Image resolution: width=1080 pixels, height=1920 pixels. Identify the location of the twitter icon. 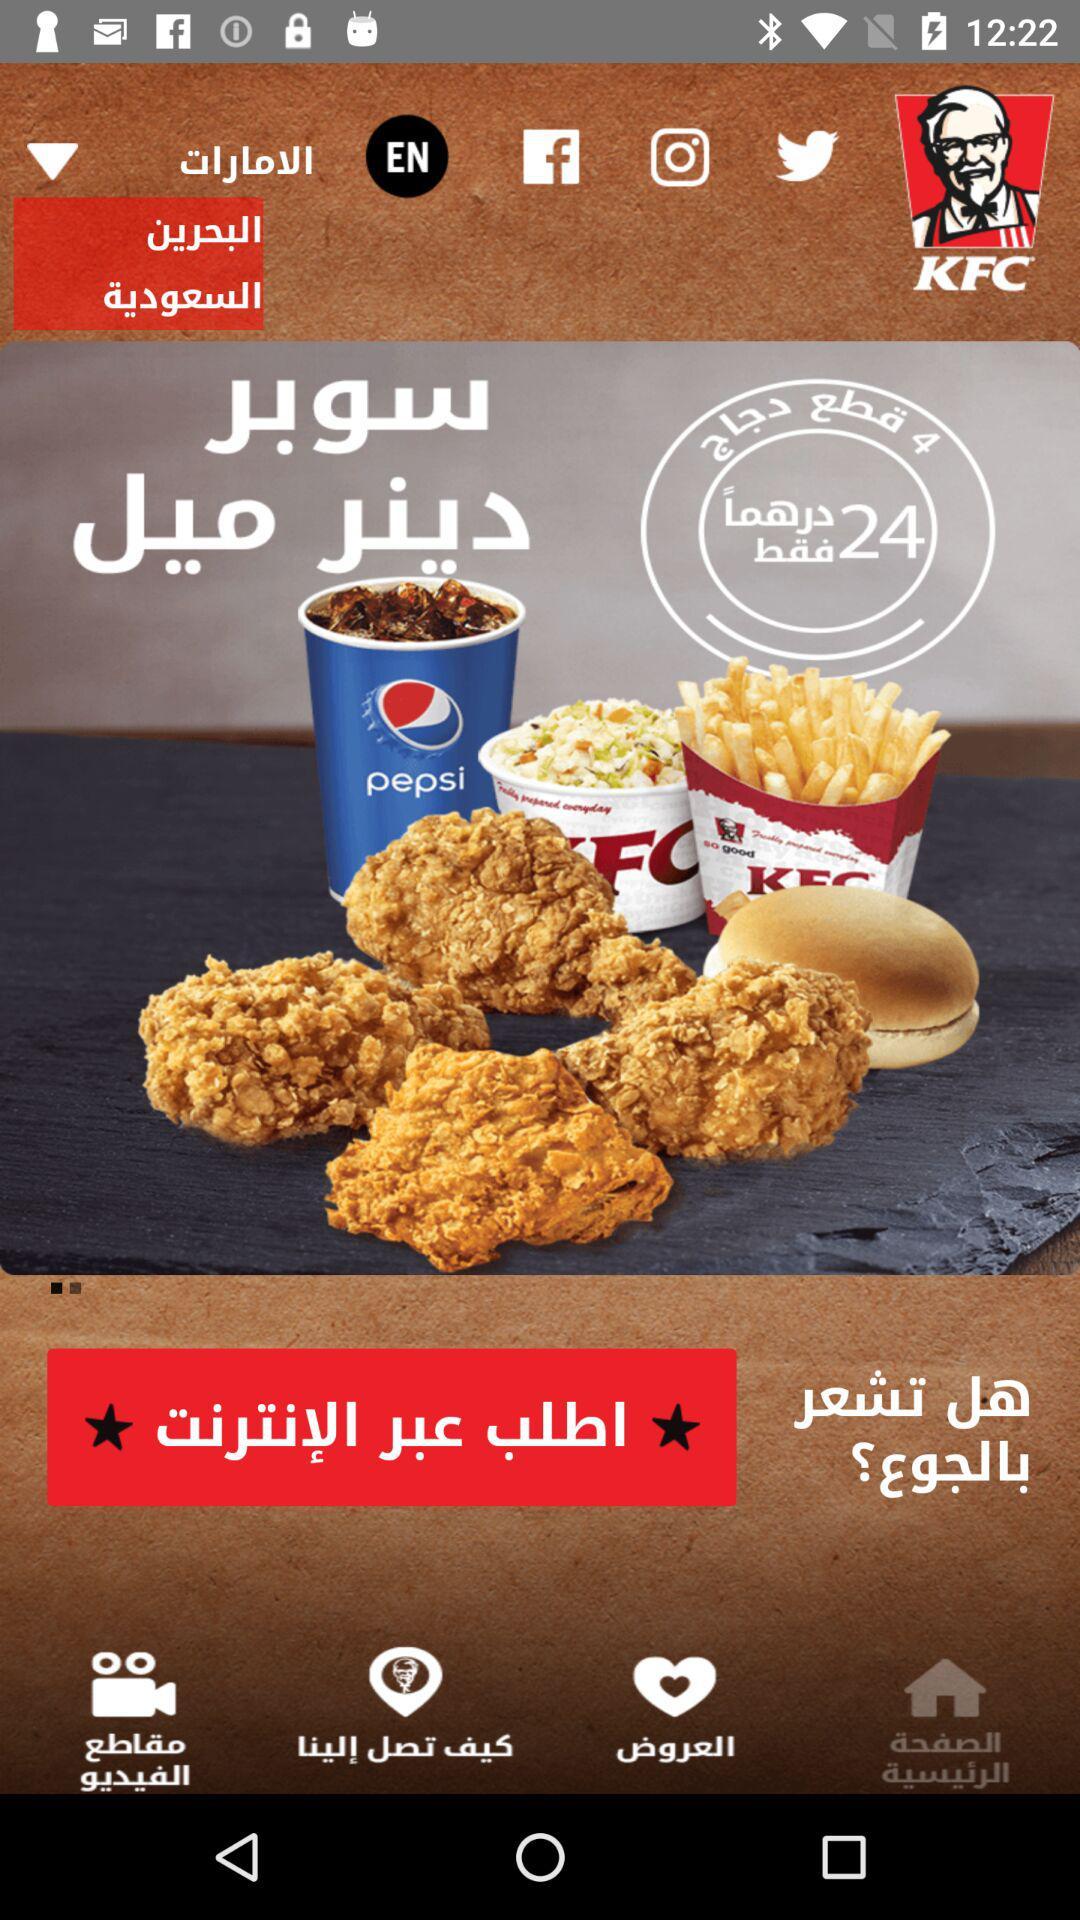
(805, 155).